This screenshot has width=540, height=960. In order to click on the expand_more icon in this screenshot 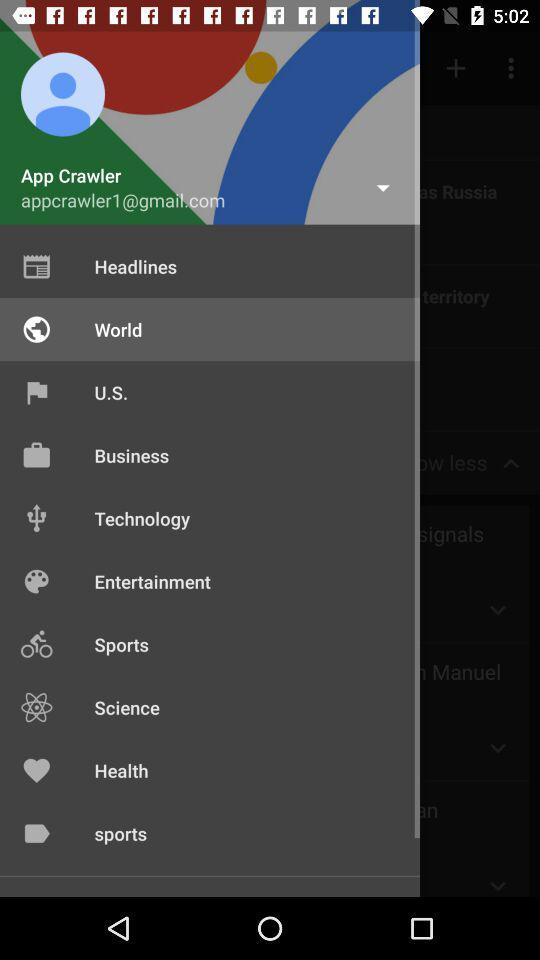, I will do `click(496, 875)`.